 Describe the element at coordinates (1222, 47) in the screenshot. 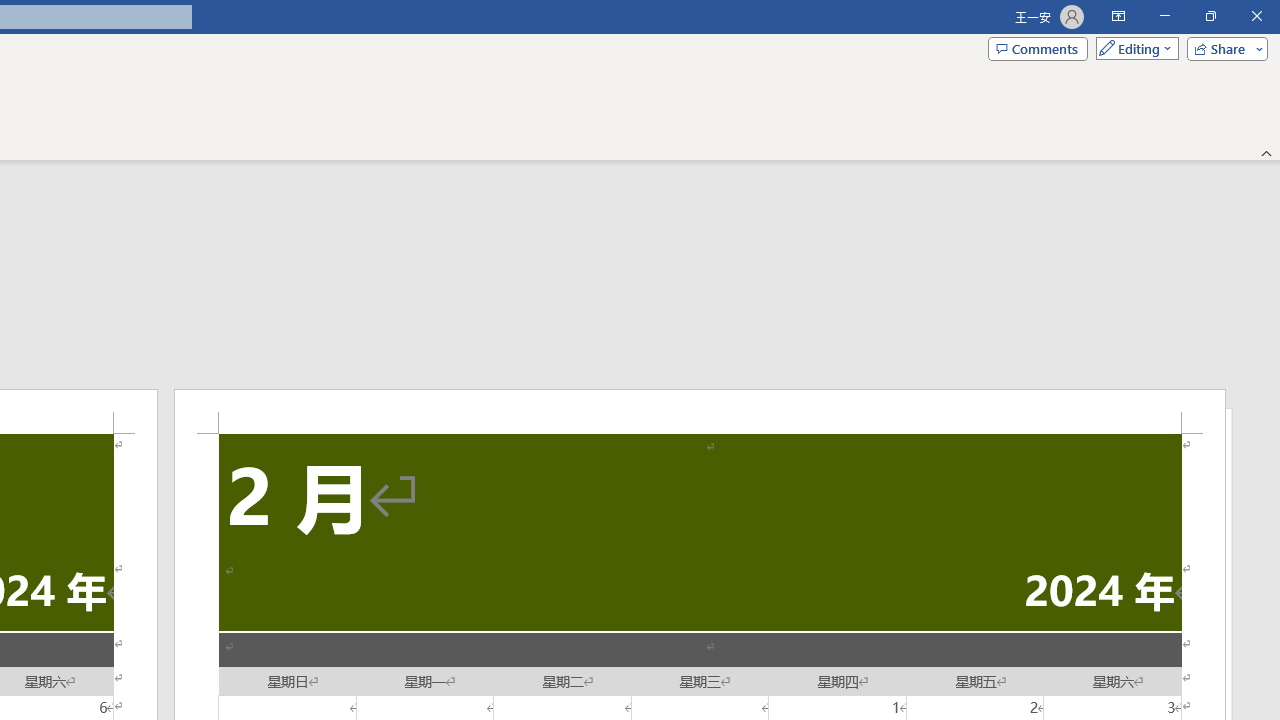

I see `'Share'` at that location.